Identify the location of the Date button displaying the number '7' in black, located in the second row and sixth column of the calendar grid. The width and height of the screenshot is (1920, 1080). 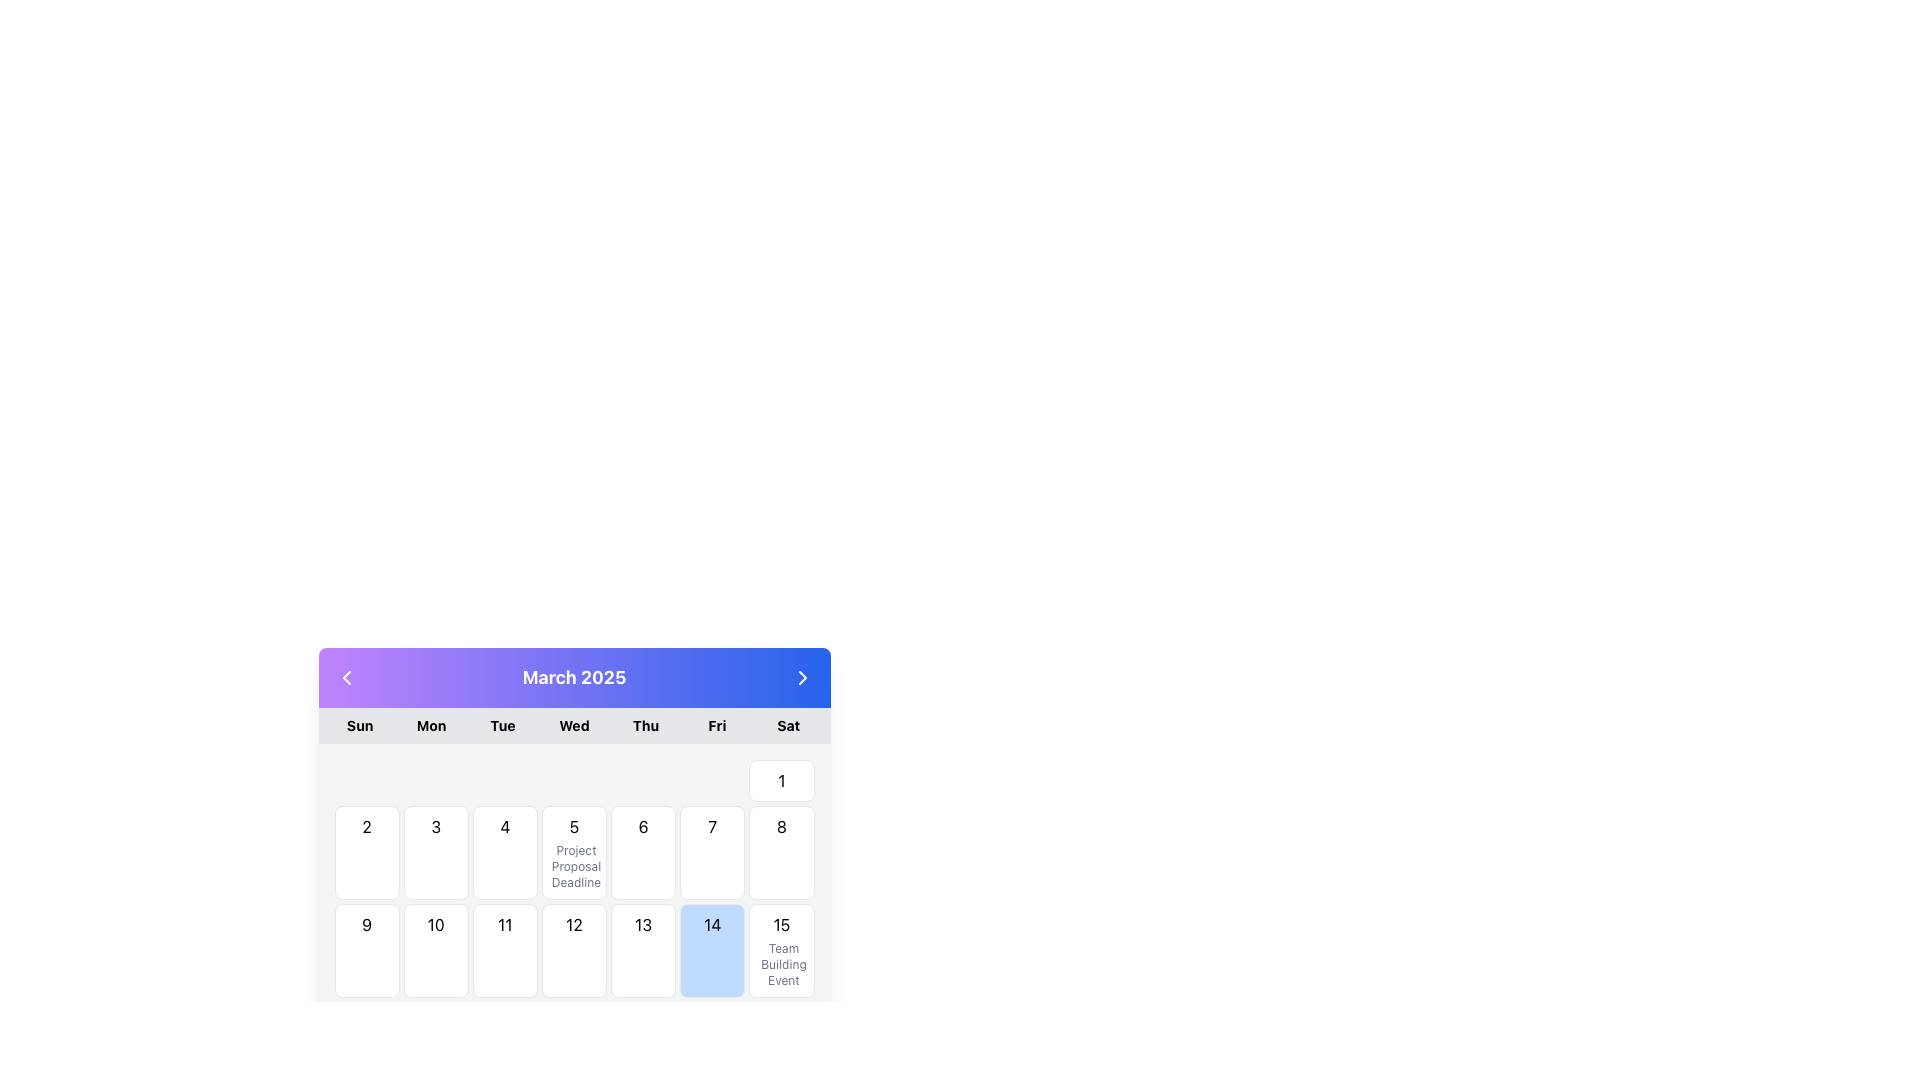
(712, 852).